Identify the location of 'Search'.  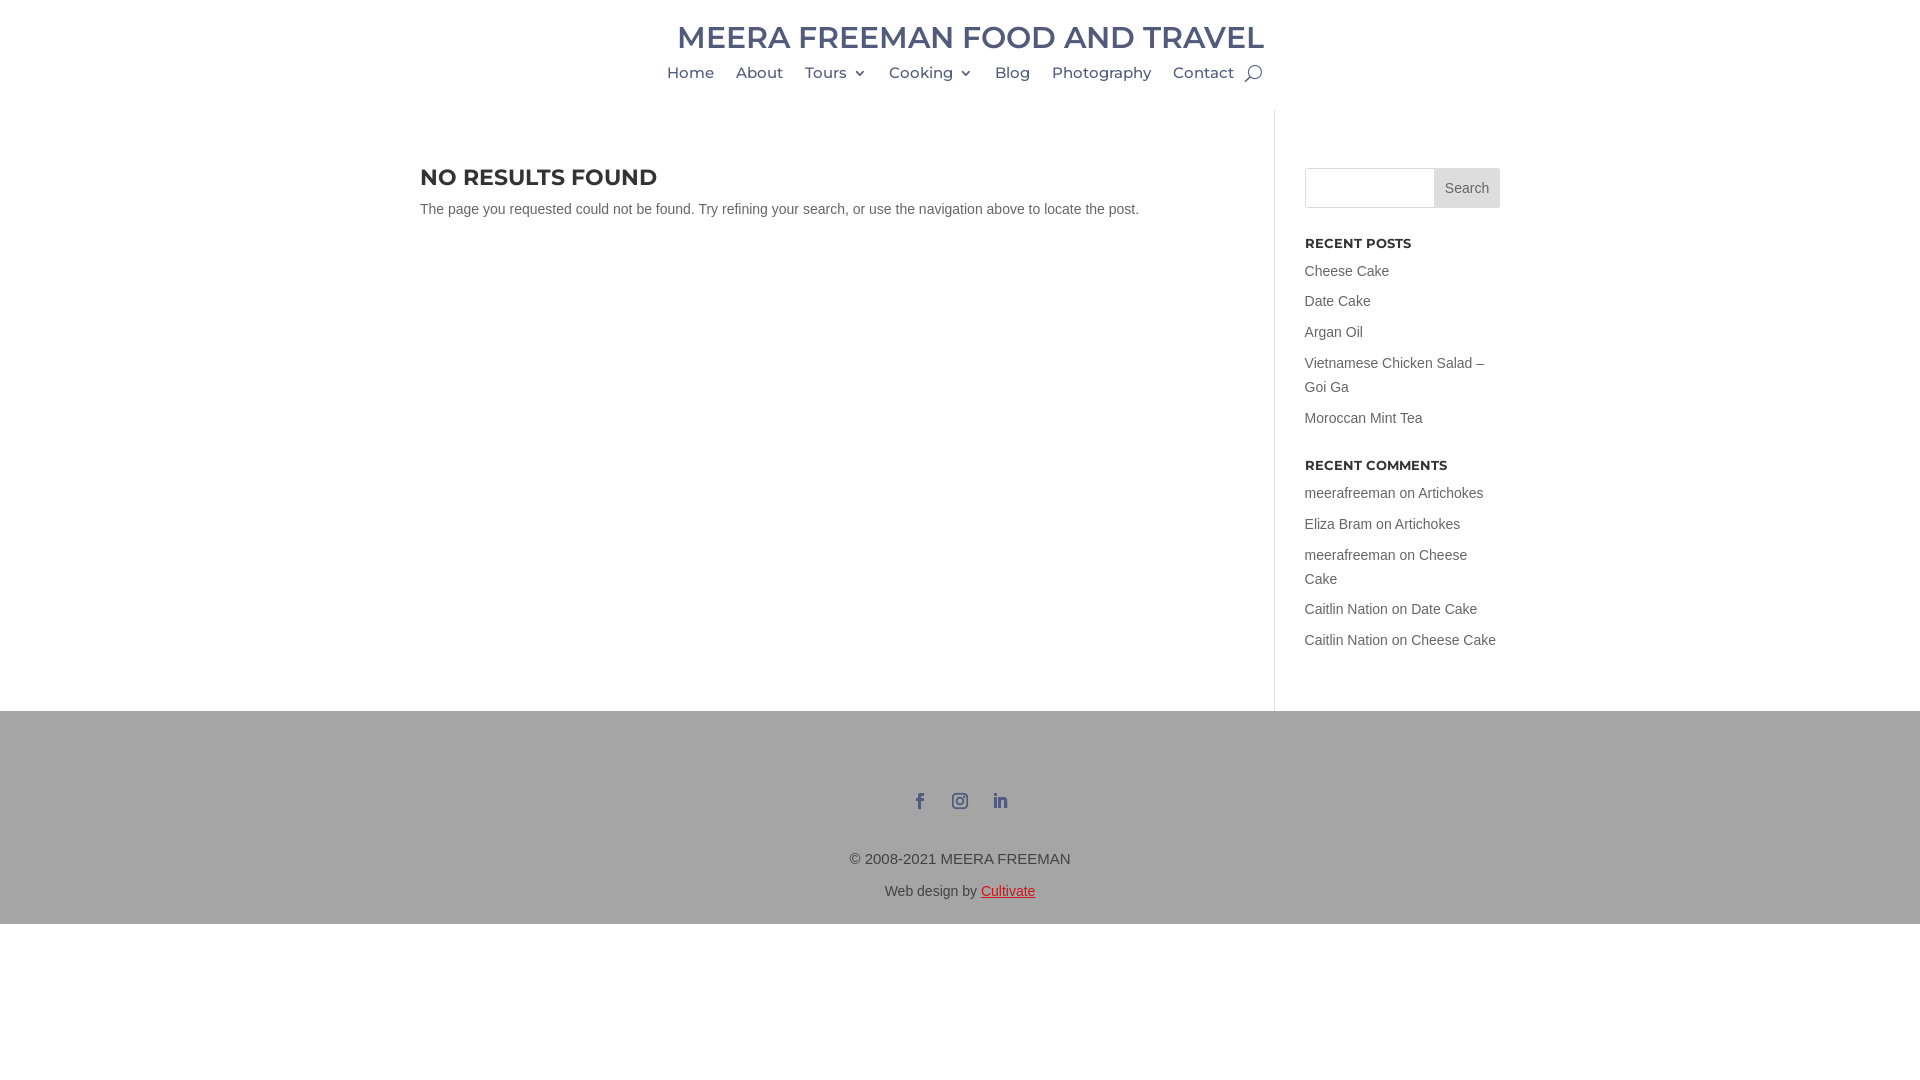
(1467, 188).